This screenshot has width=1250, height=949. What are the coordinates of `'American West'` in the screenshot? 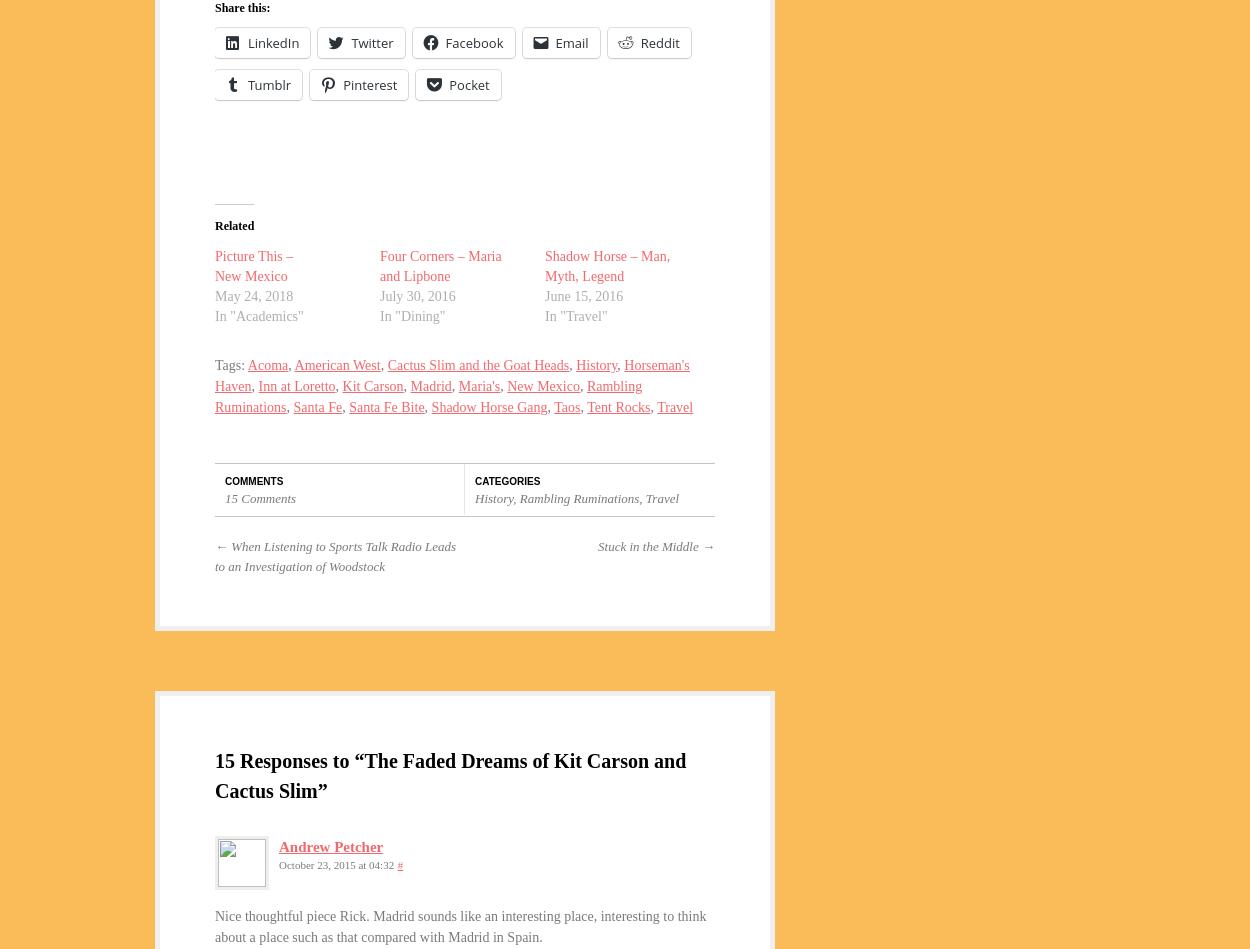 It's located at (336, 364).